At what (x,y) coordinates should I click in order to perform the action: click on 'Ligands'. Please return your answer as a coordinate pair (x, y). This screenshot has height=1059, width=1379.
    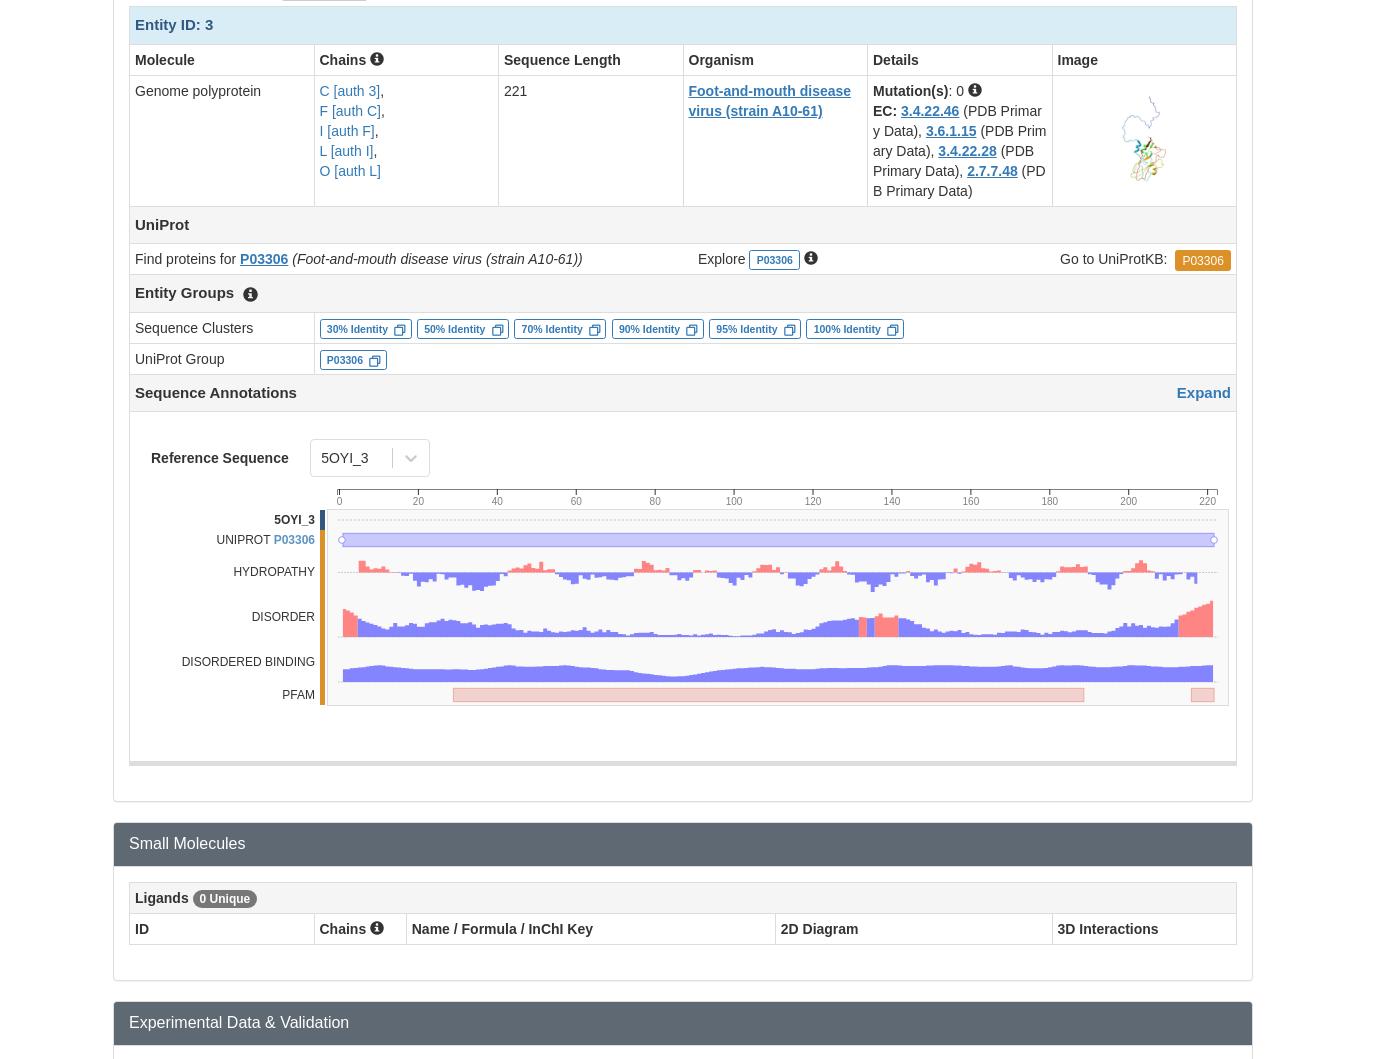
    Looking at the image, I should click on (135, 898).